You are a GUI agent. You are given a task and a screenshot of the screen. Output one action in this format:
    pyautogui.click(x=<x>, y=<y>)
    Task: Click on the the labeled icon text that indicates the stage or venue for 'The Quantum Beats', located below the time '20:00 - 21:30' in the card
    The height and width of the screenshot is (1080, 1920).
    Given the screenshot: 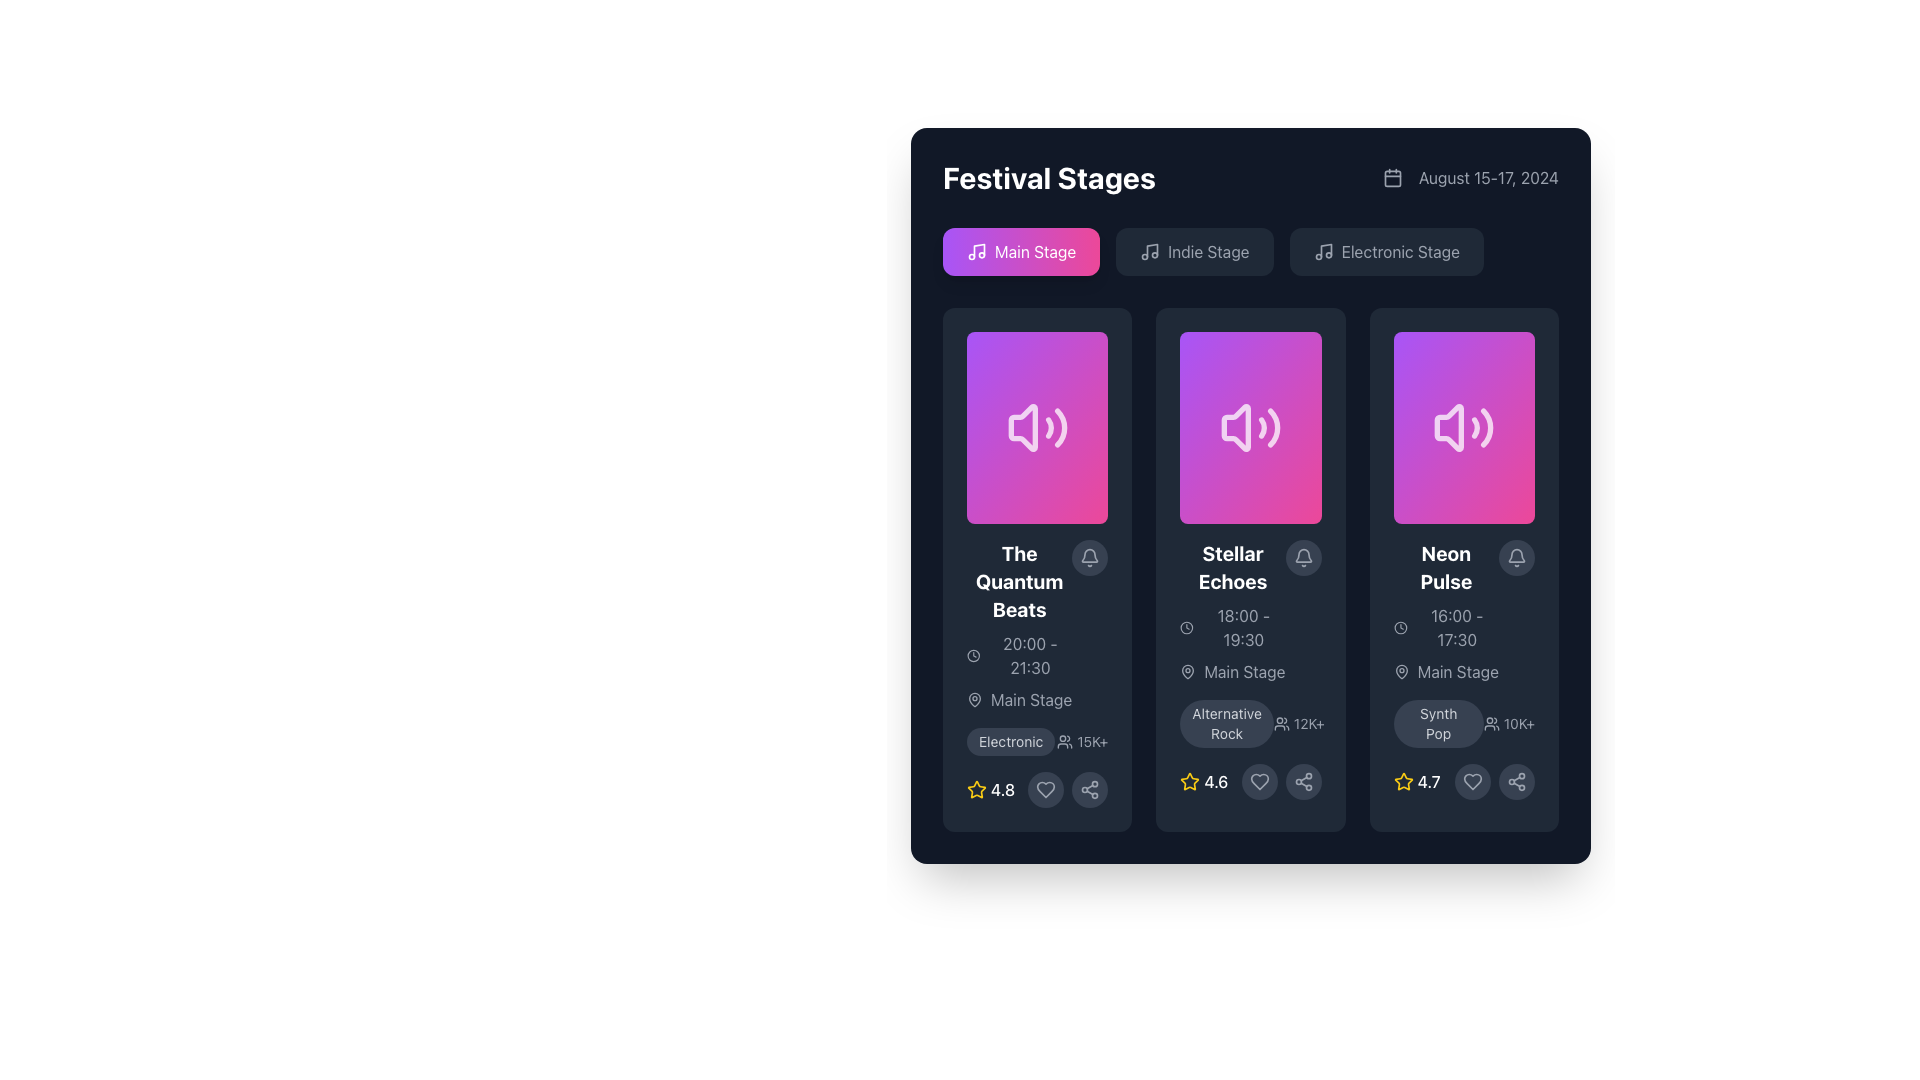 What is the action you would take?
    pyautogui.click(x=1019, y=698)
    